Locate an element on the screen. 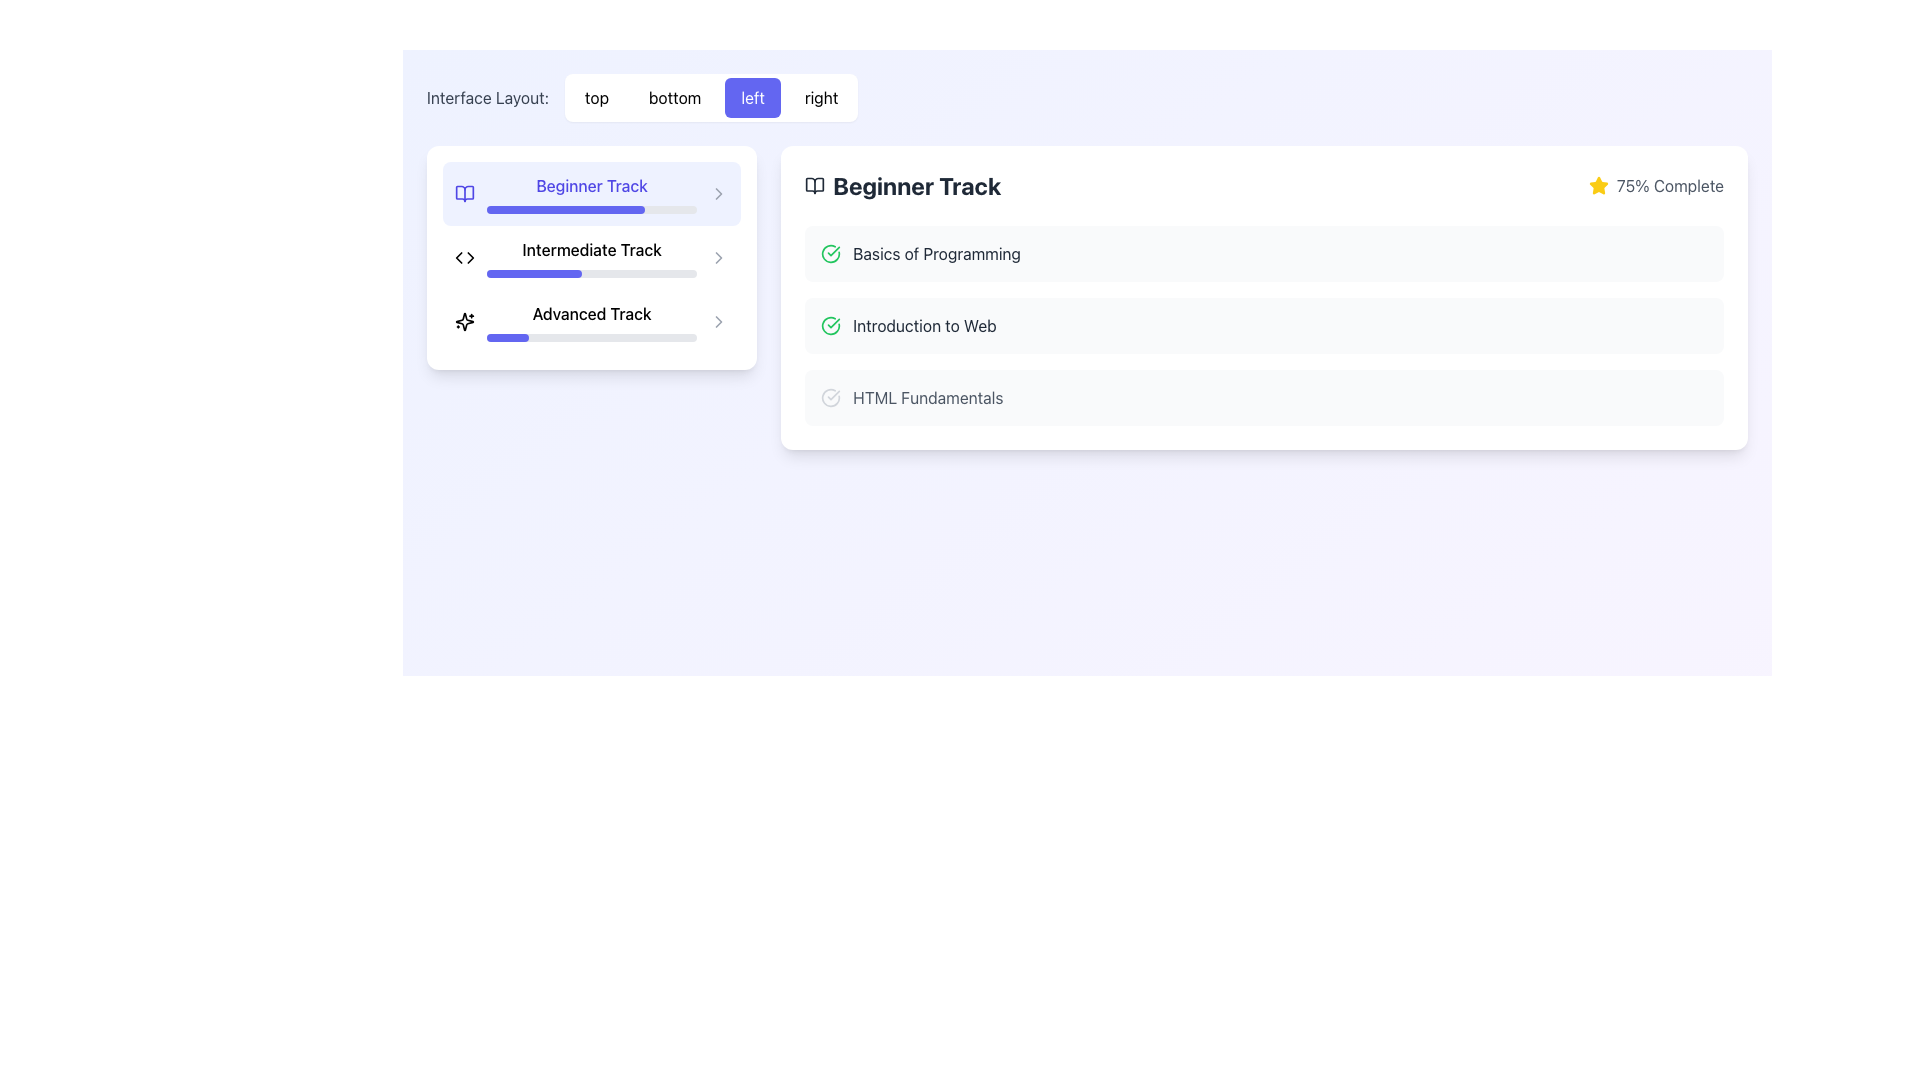 This screenshot has width=1920, height=1080. the open book icon located in the left sidebar next to the 'Beginner Track' section header by clicking on its main outline is located at coordinates (815, 185).